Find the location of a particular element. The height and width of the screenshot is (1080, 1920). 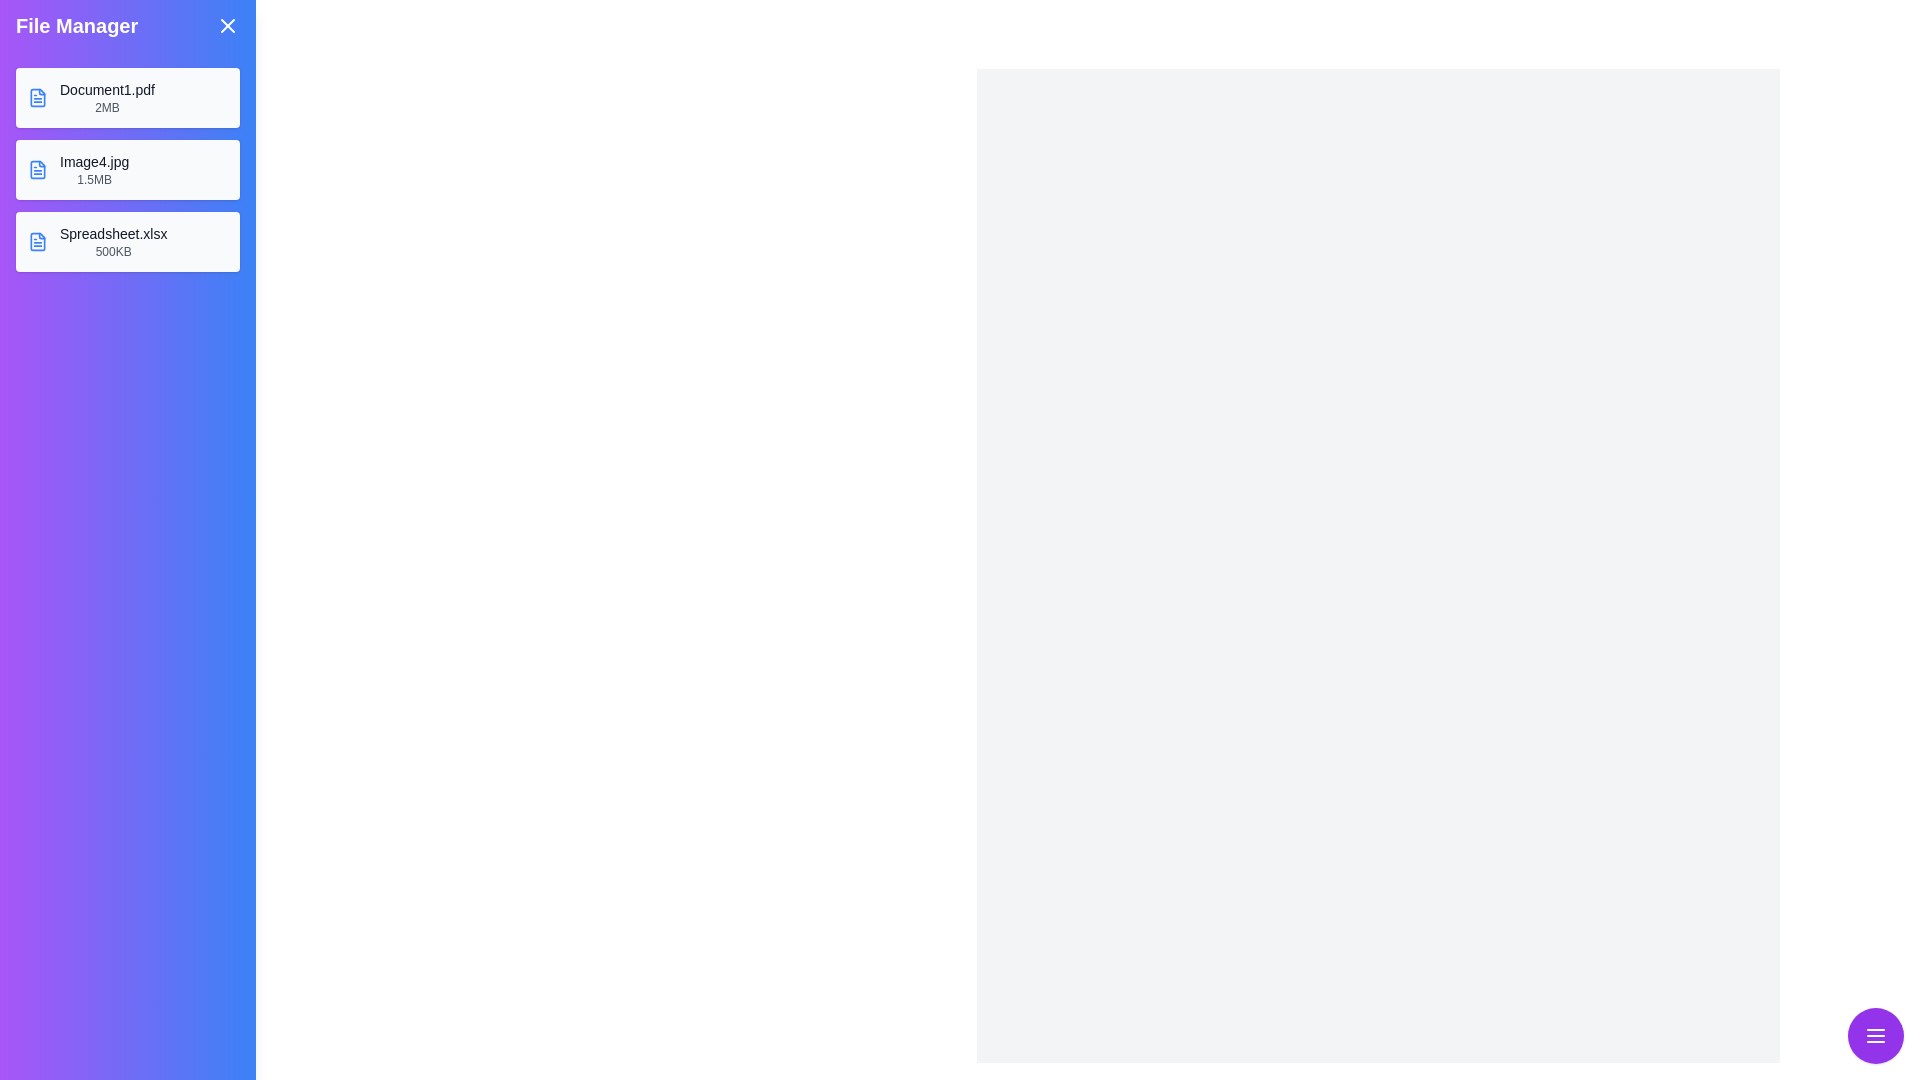

the text label displaying 'Document1.pdf' in the left panel, which is part of a file item entry with a gradient background is located at coordinates (106, 88).